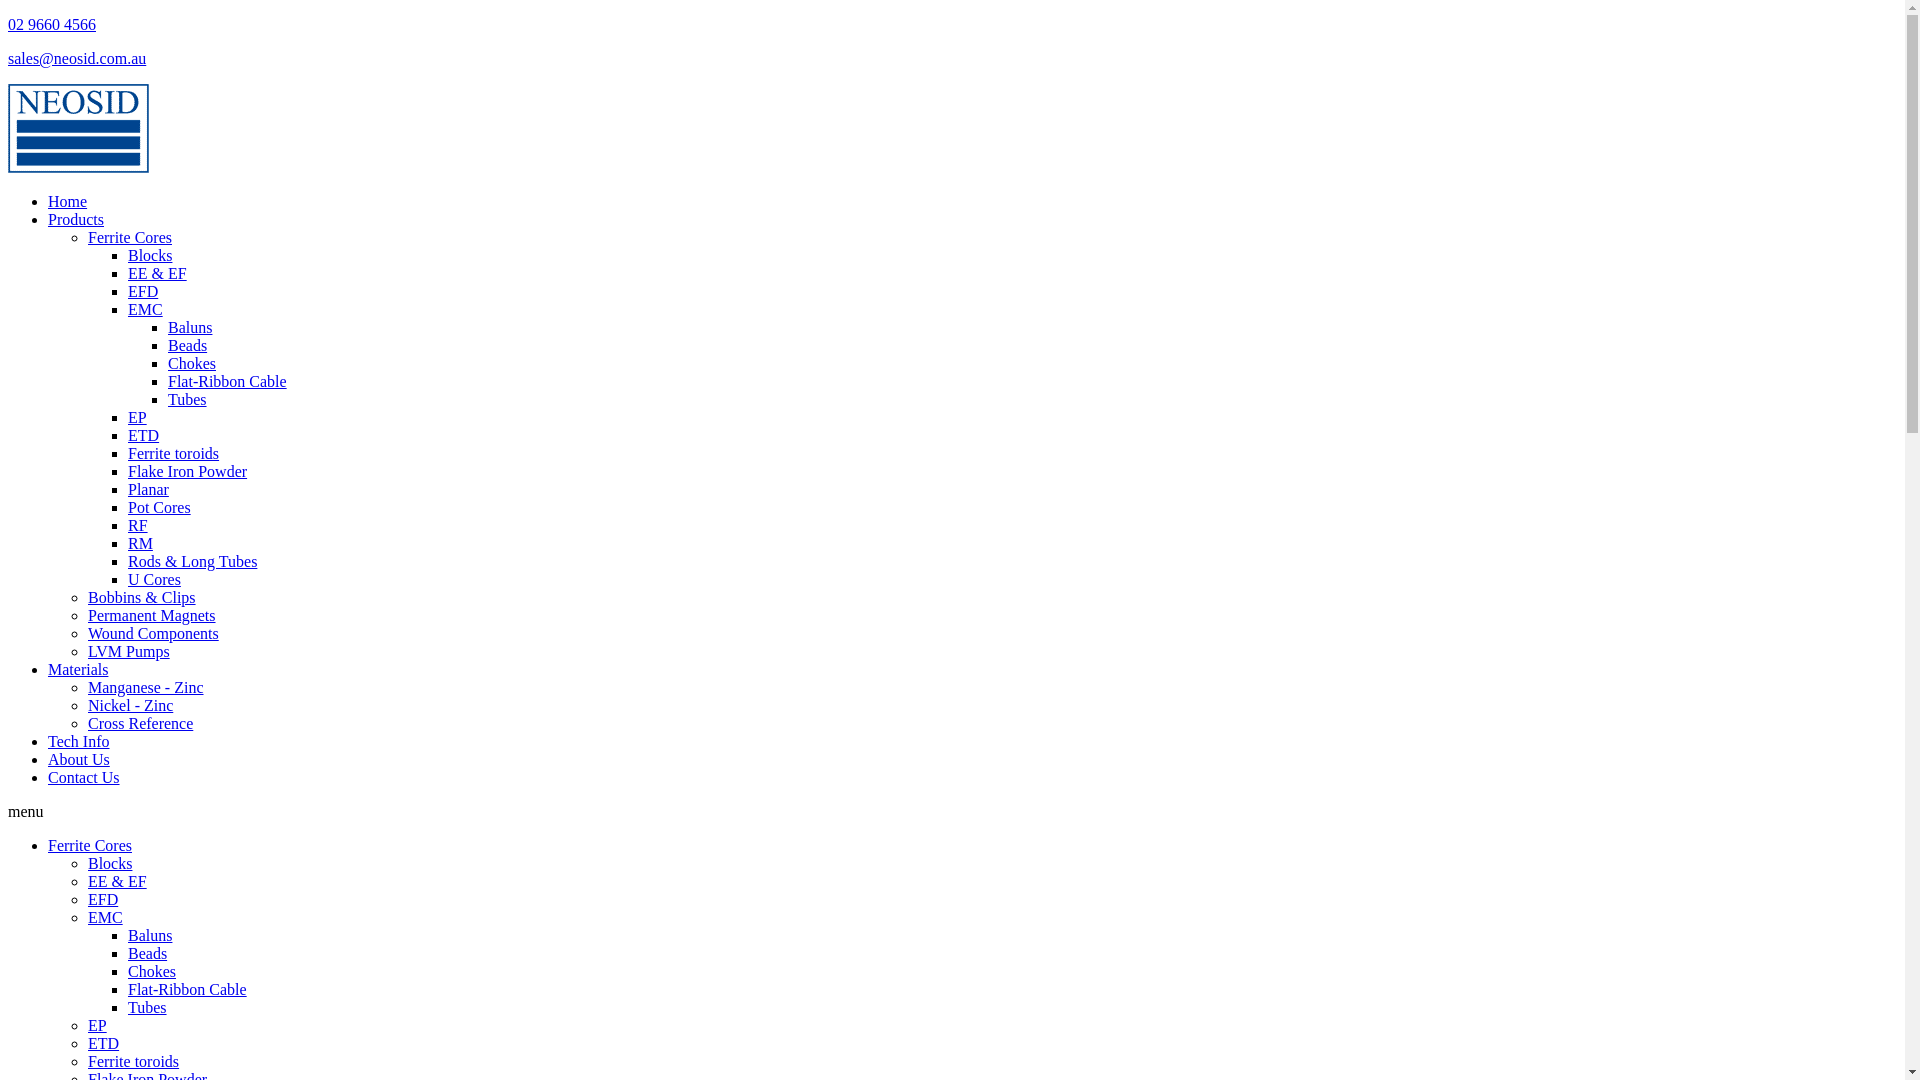 The image size is (1920, 1080). What do you see at coordinates (89, 845) in the screenshot?
I see `'Ferrite Cores'` at bounding box center [89, 845].